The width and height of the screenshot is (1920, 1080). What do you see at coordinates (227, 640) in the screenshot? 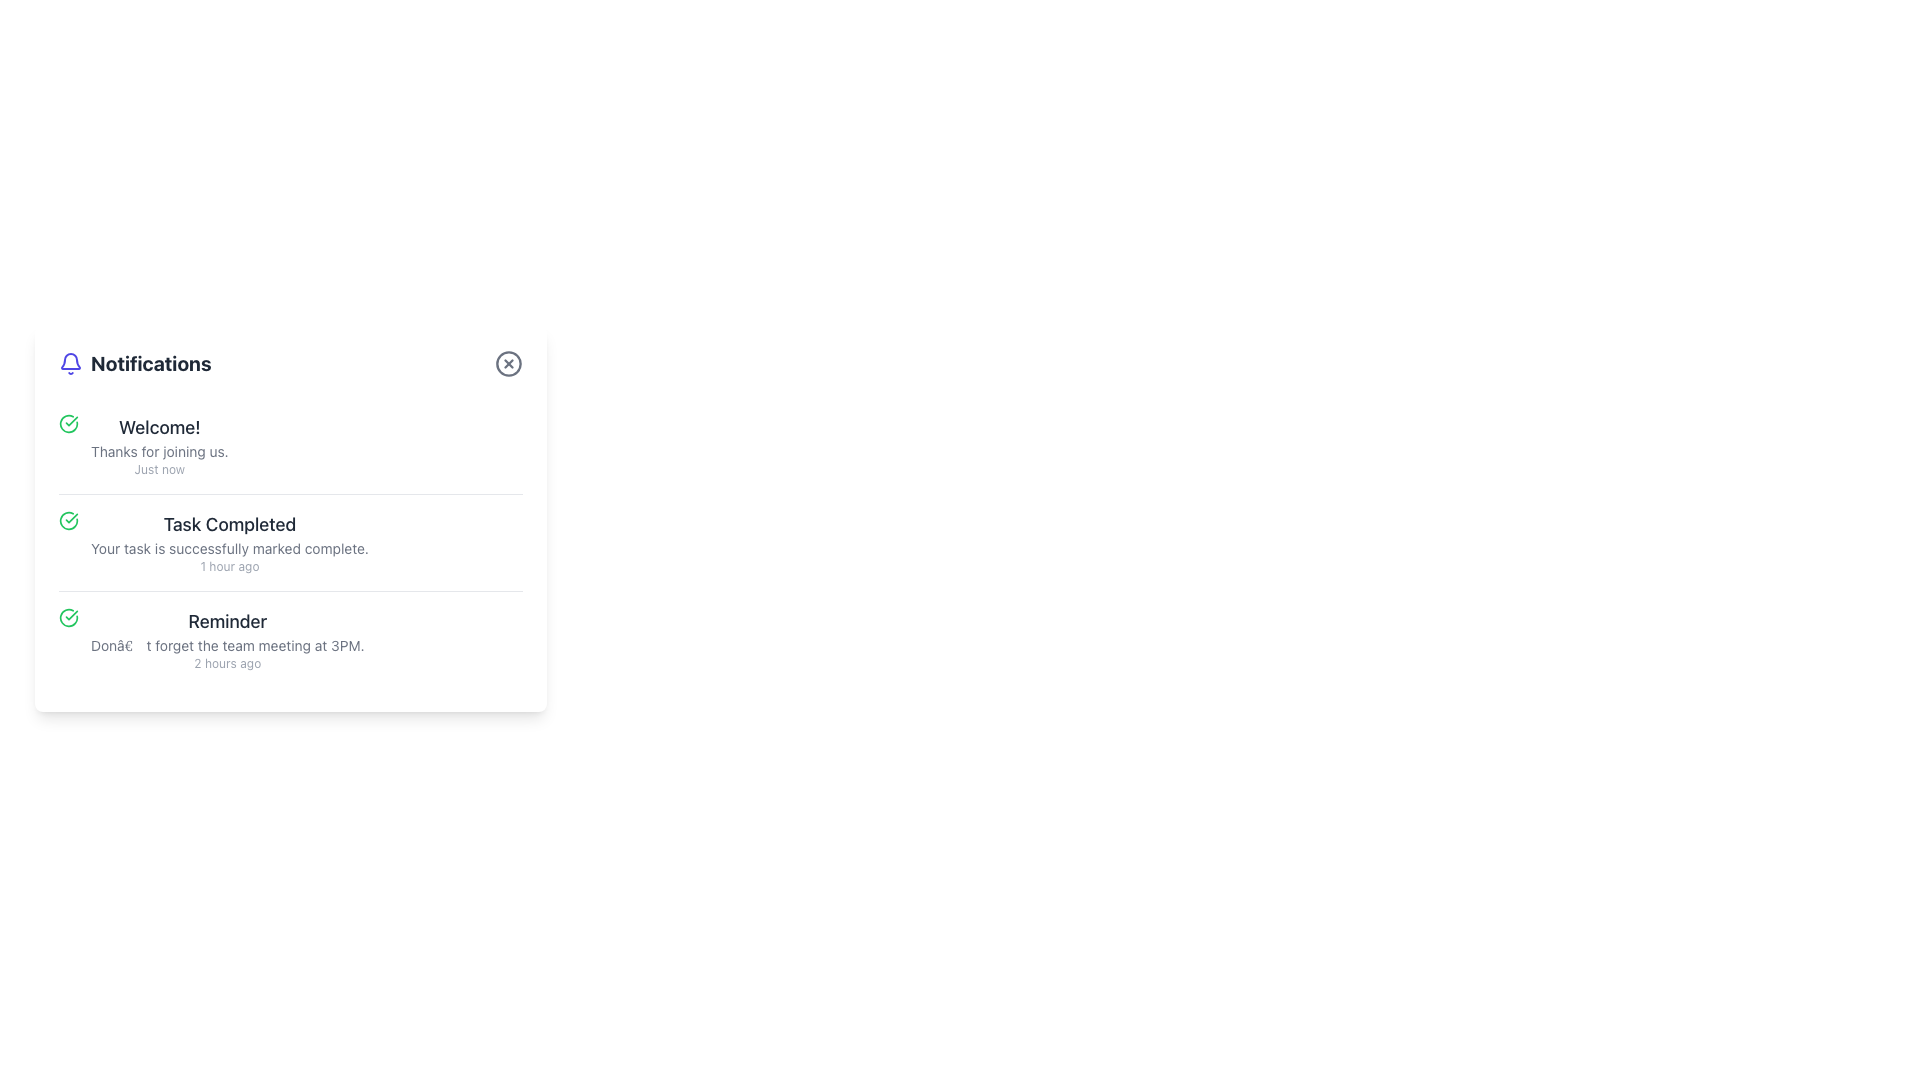
I see `the Notification element titled 'Reminder' located at the bottom of the notification panel` at bounding box center [227, 640].